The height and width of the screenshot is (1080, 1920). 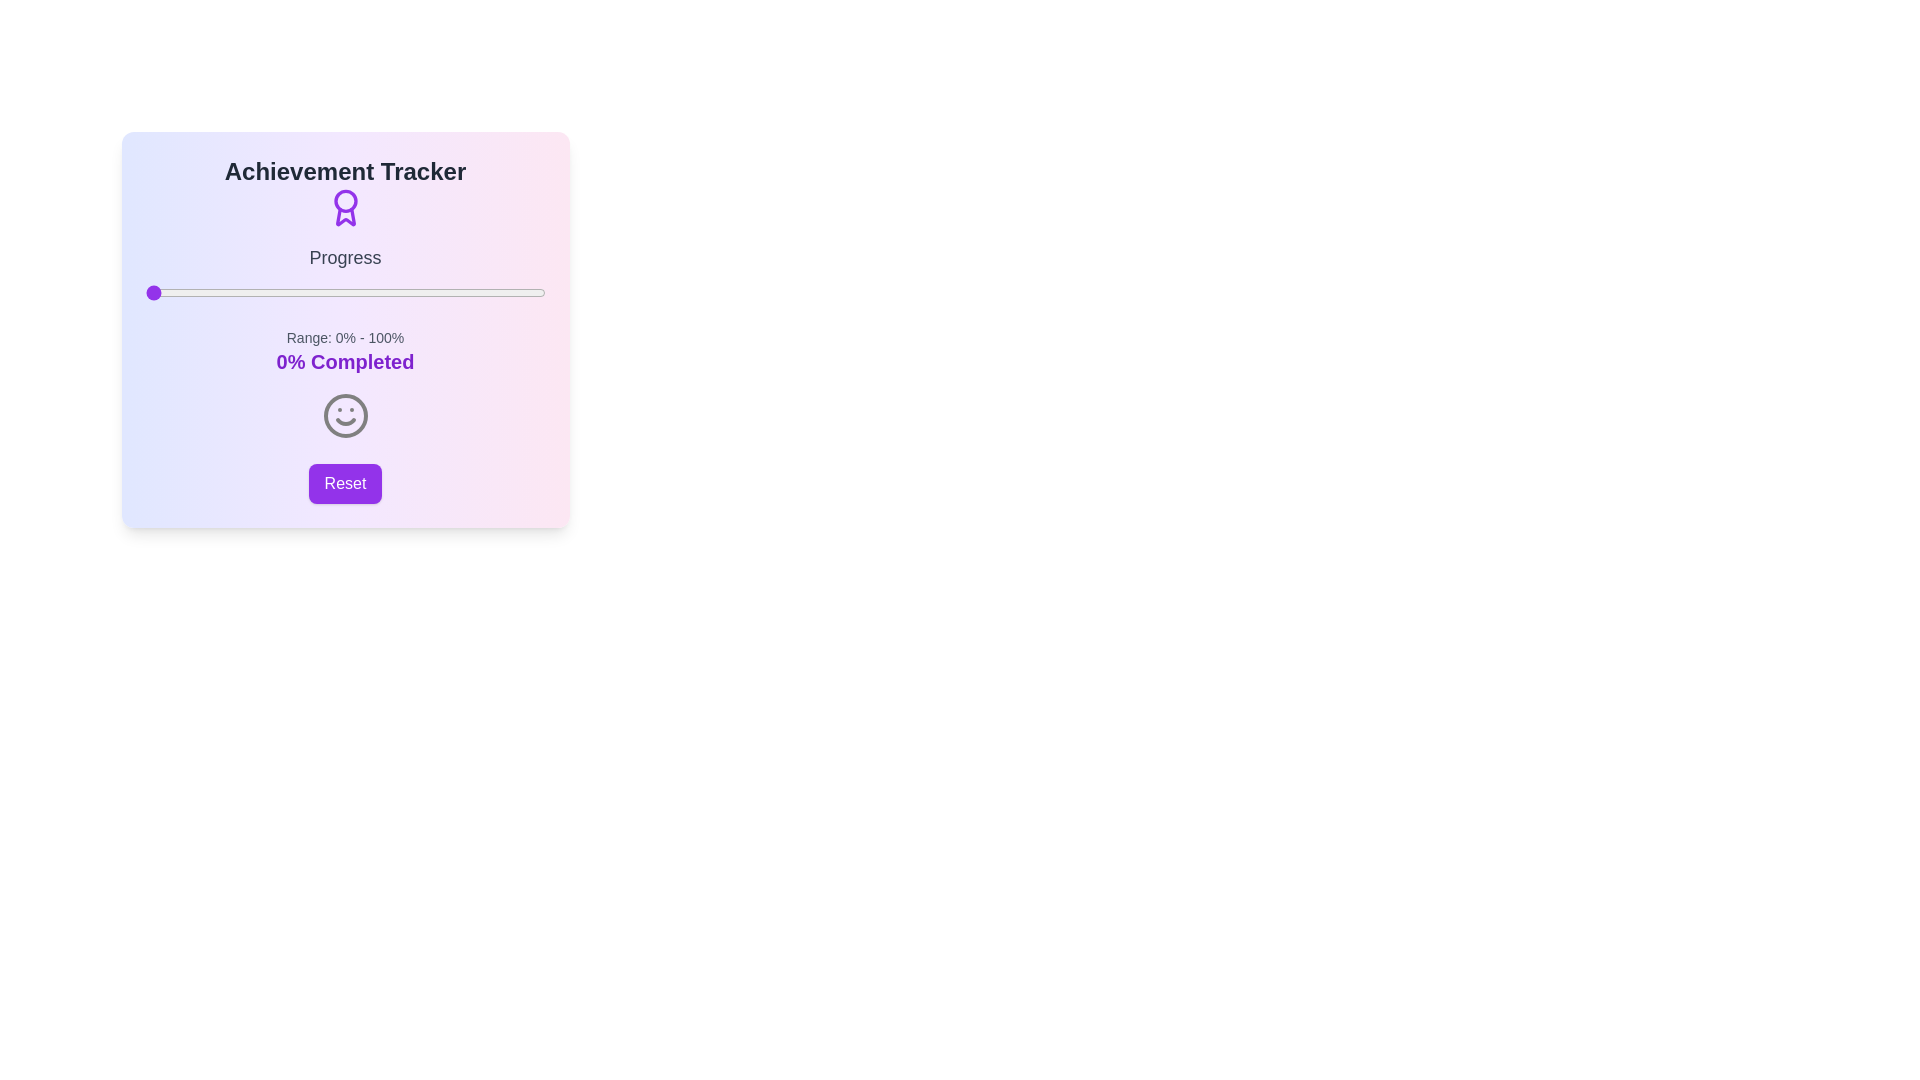 I want to click on the progress slider to 38%, so click(x=296, y=293).